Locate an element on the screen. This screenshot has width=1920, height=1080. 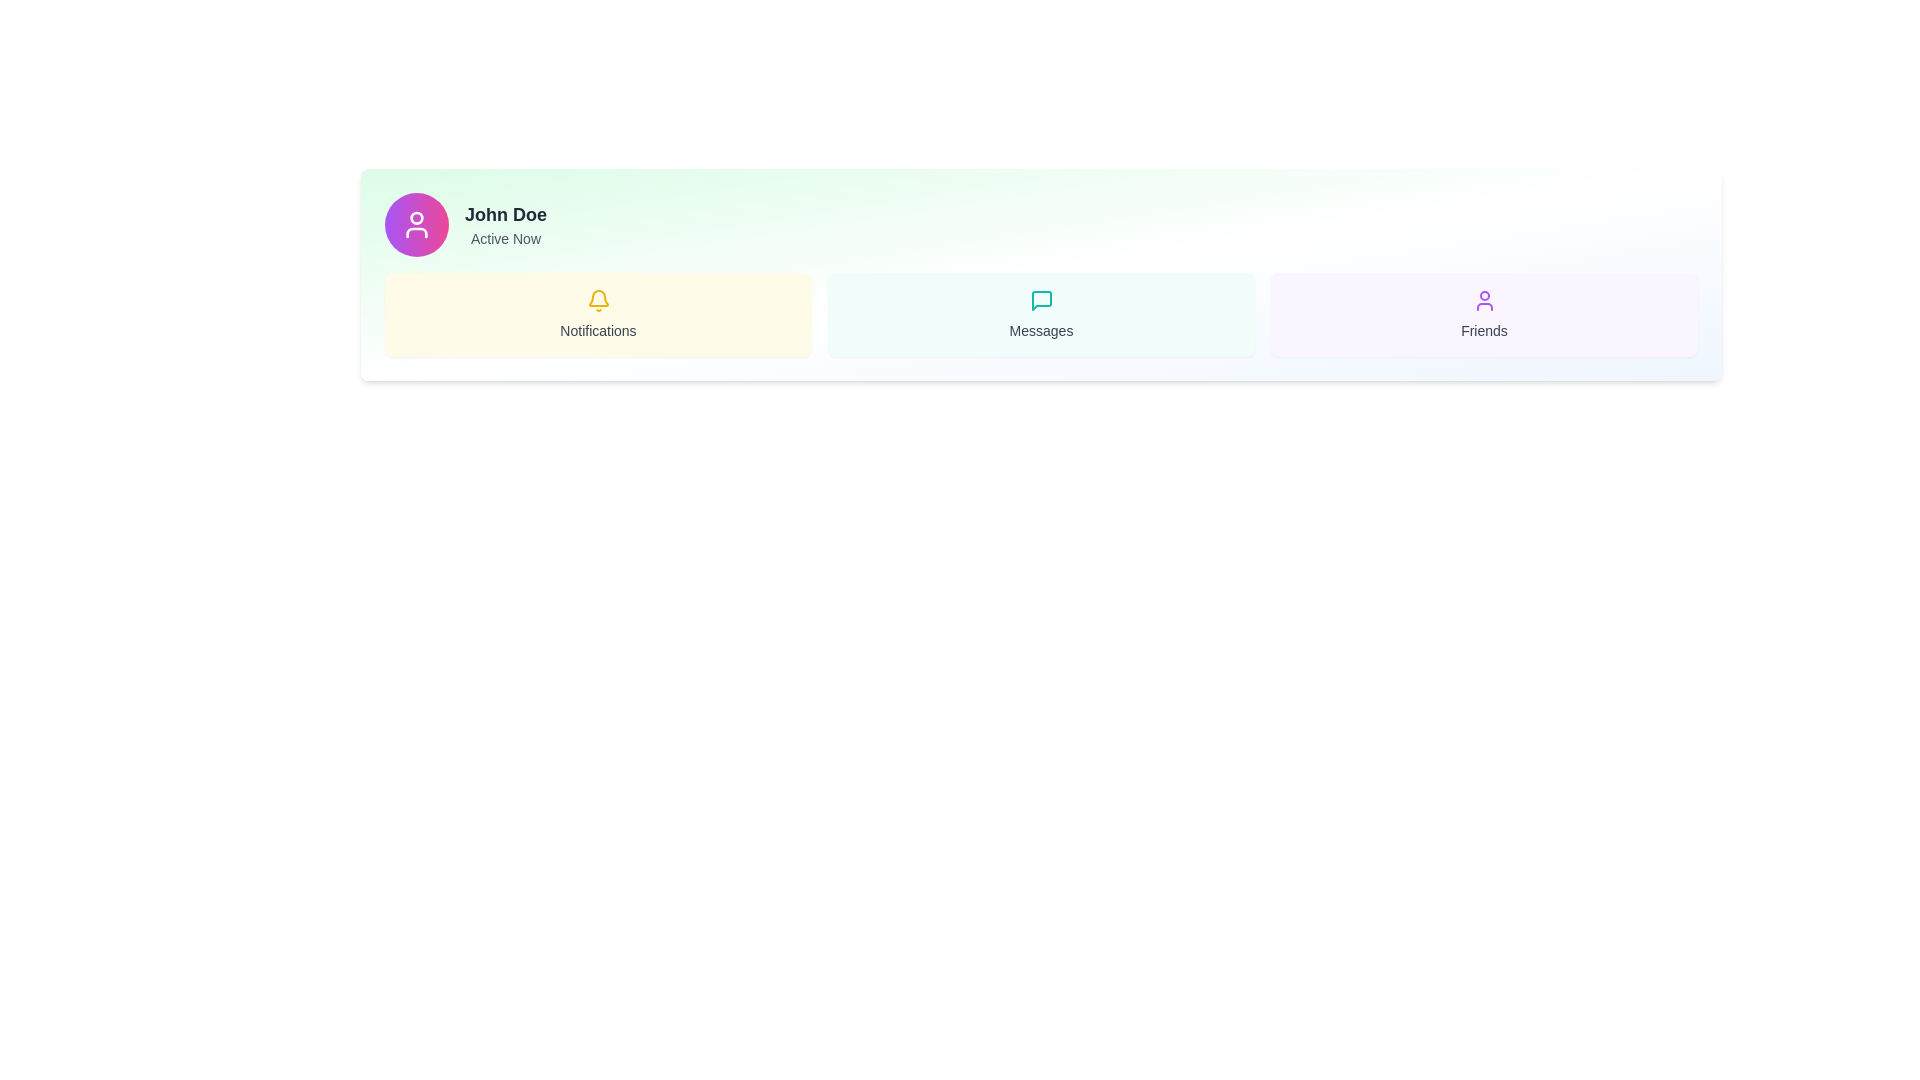
the user profile picture located on the far left of the interface, adjacent to 'John Doe' and 'Active Now' is located at coordinates (416, 224).